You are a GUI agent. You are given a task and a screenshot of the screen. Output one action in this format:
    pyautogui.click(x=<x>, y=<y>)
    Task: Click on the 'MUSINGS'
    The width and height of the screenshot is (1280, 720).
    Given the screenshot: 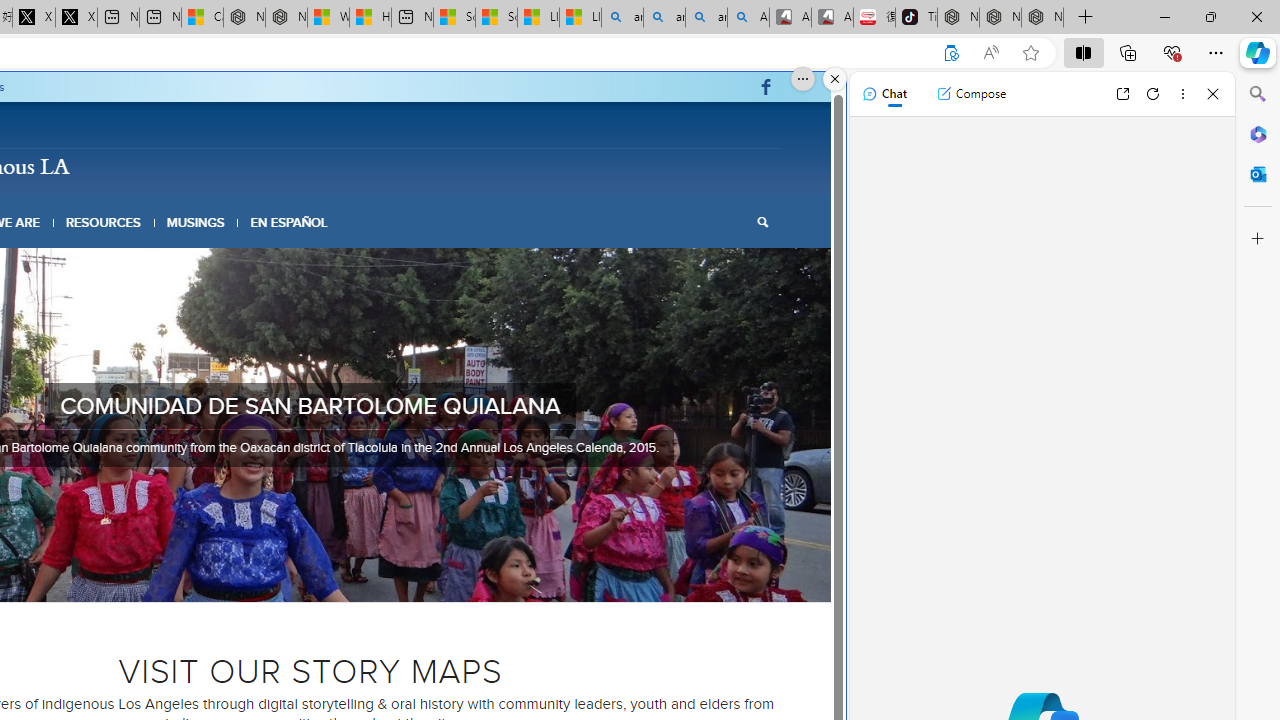 What is the action you would take?
    pyautogui.click(x=195, y=222)
    